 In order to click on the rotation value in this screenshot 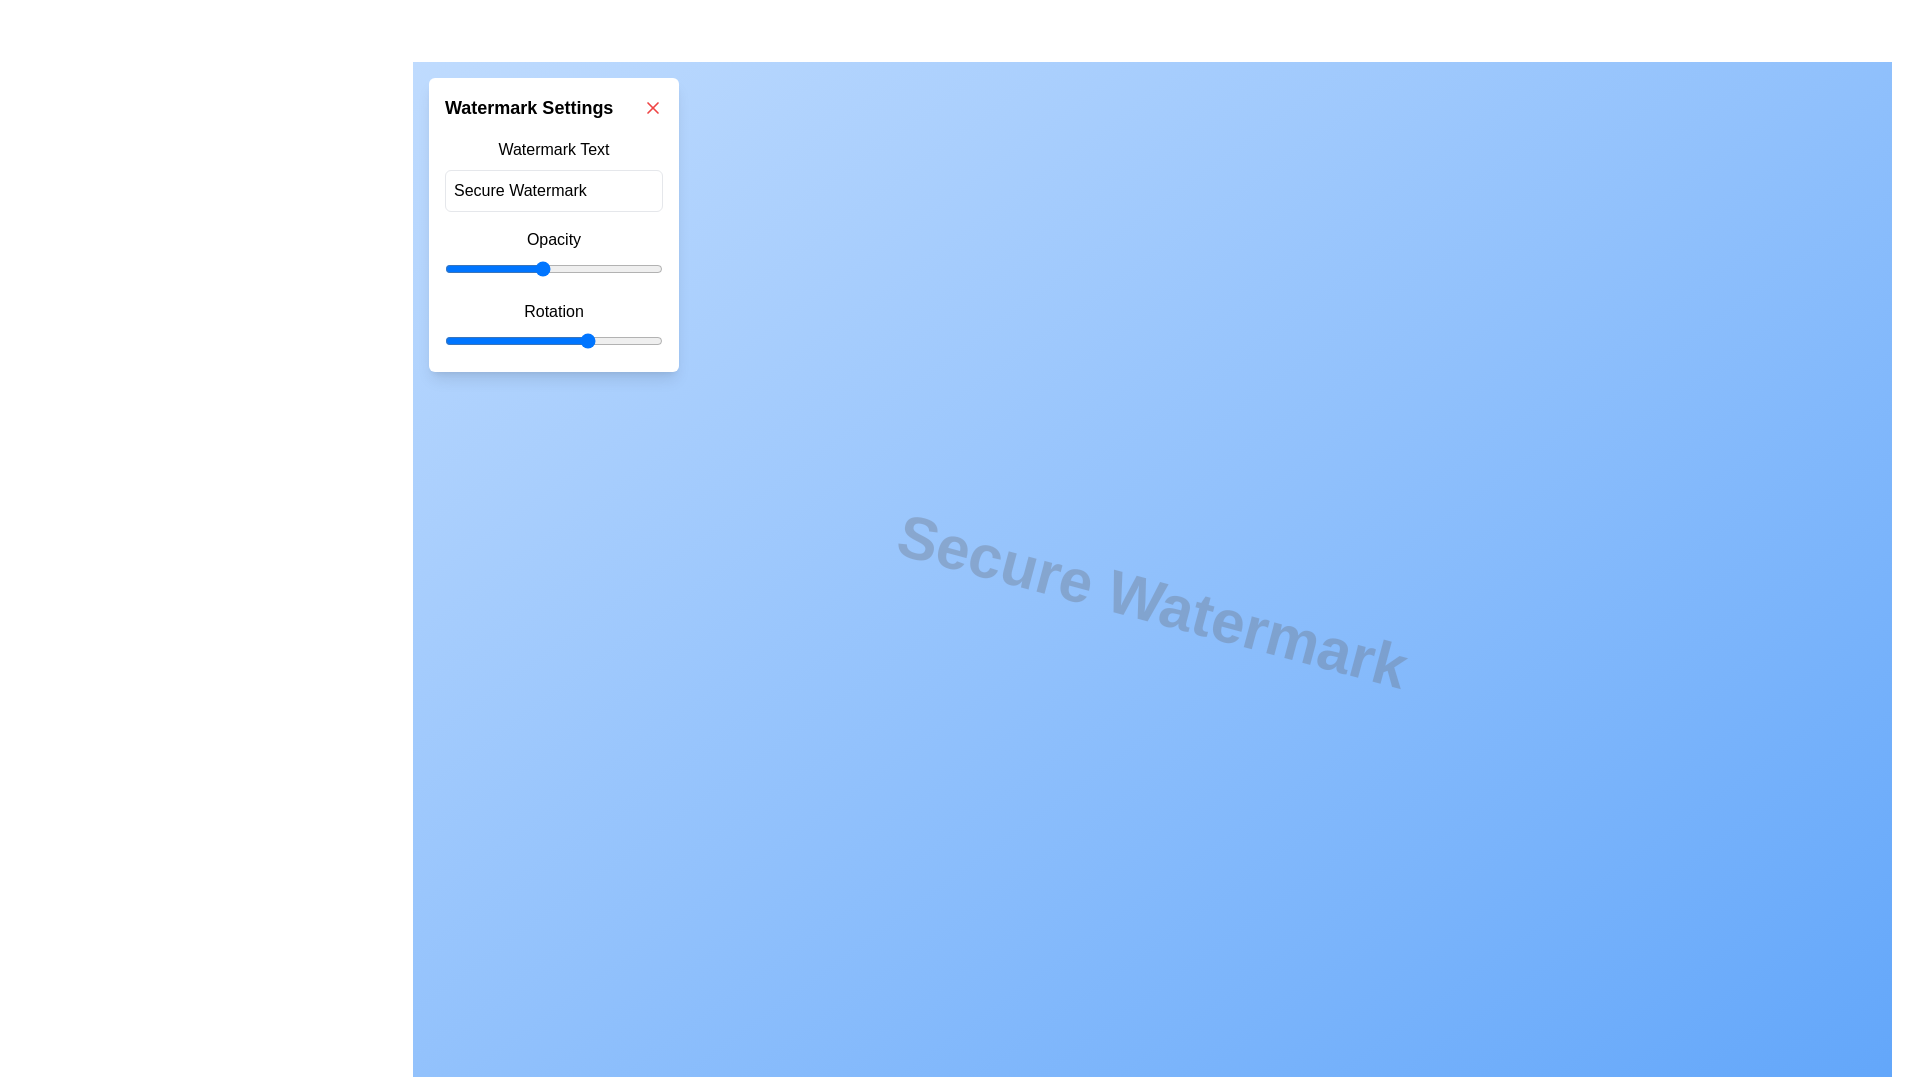, I will do `click(524, 339)`.